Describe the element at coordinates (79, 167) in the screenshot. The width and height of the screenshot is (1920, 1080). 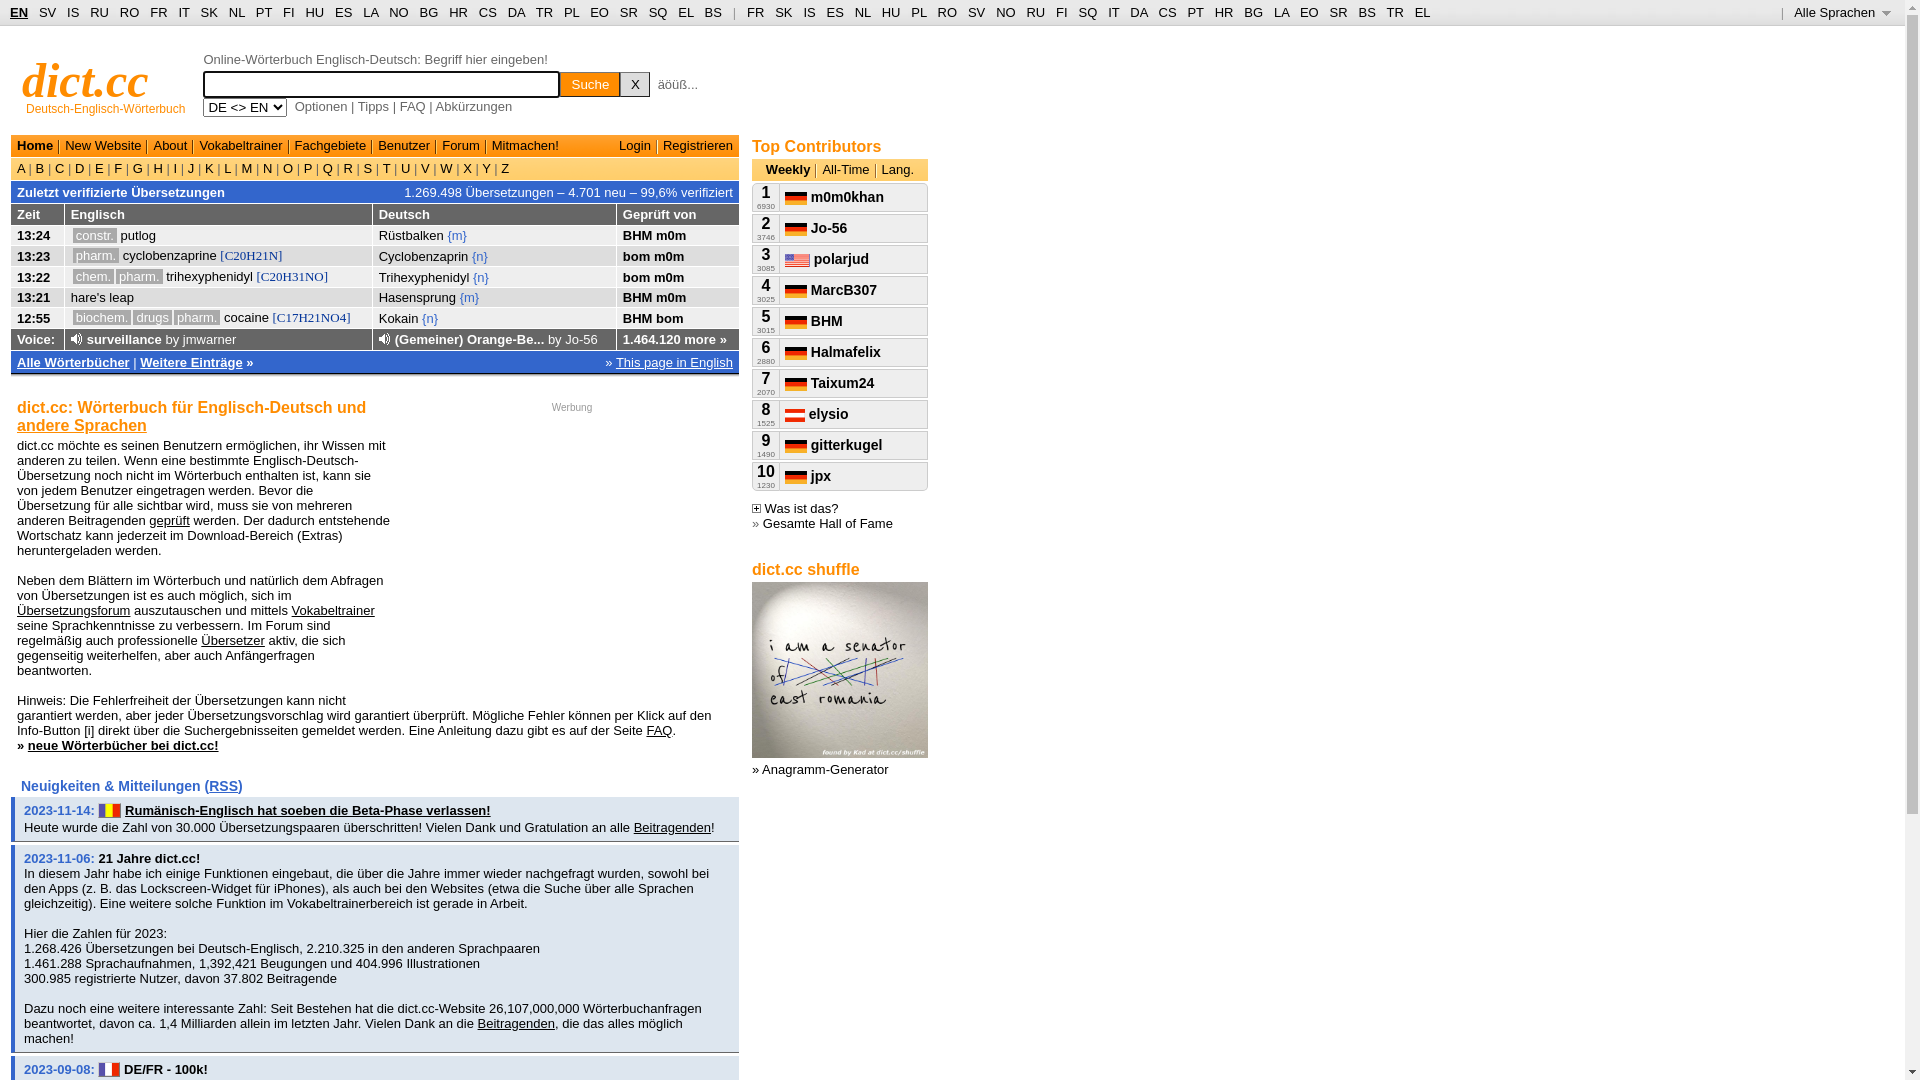
I see `'D'` at that location.